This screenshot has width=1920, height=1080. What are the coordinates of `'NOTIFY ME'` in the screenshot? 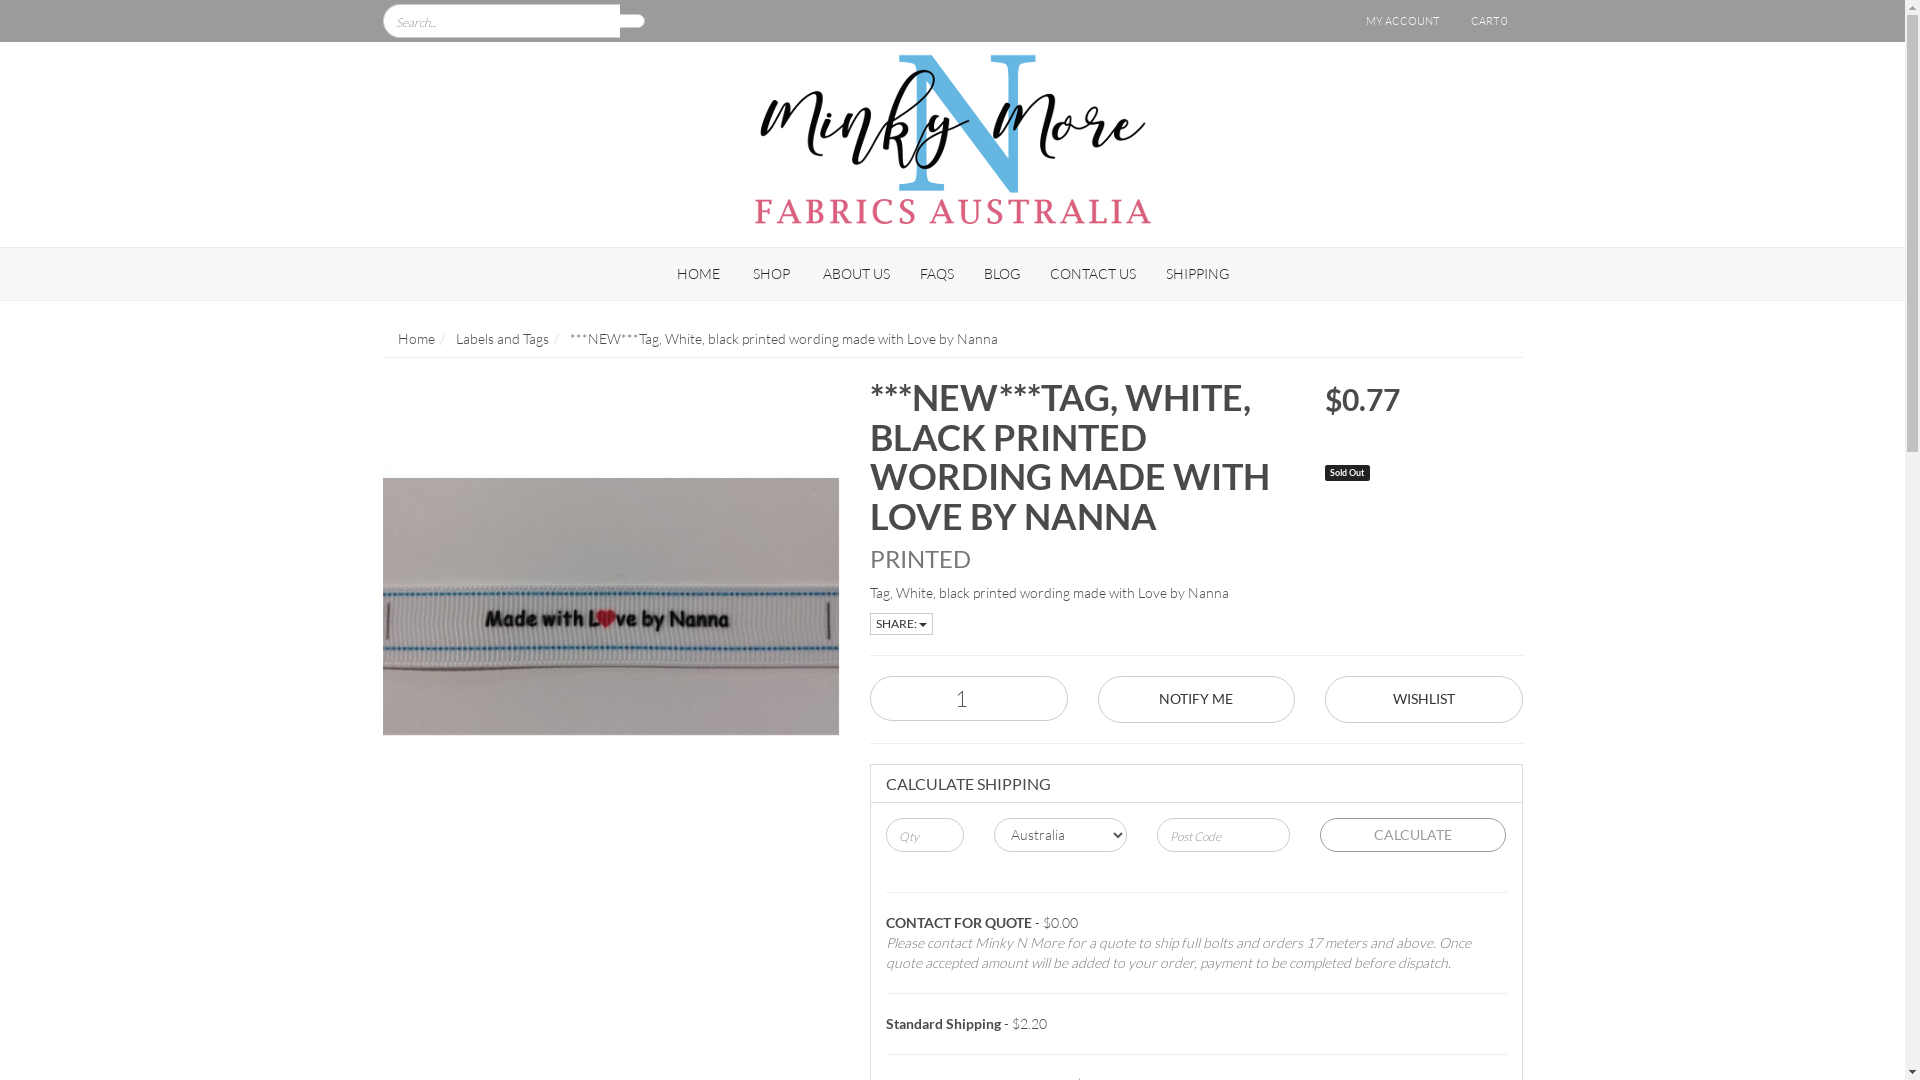 It's located at (1196, 698).